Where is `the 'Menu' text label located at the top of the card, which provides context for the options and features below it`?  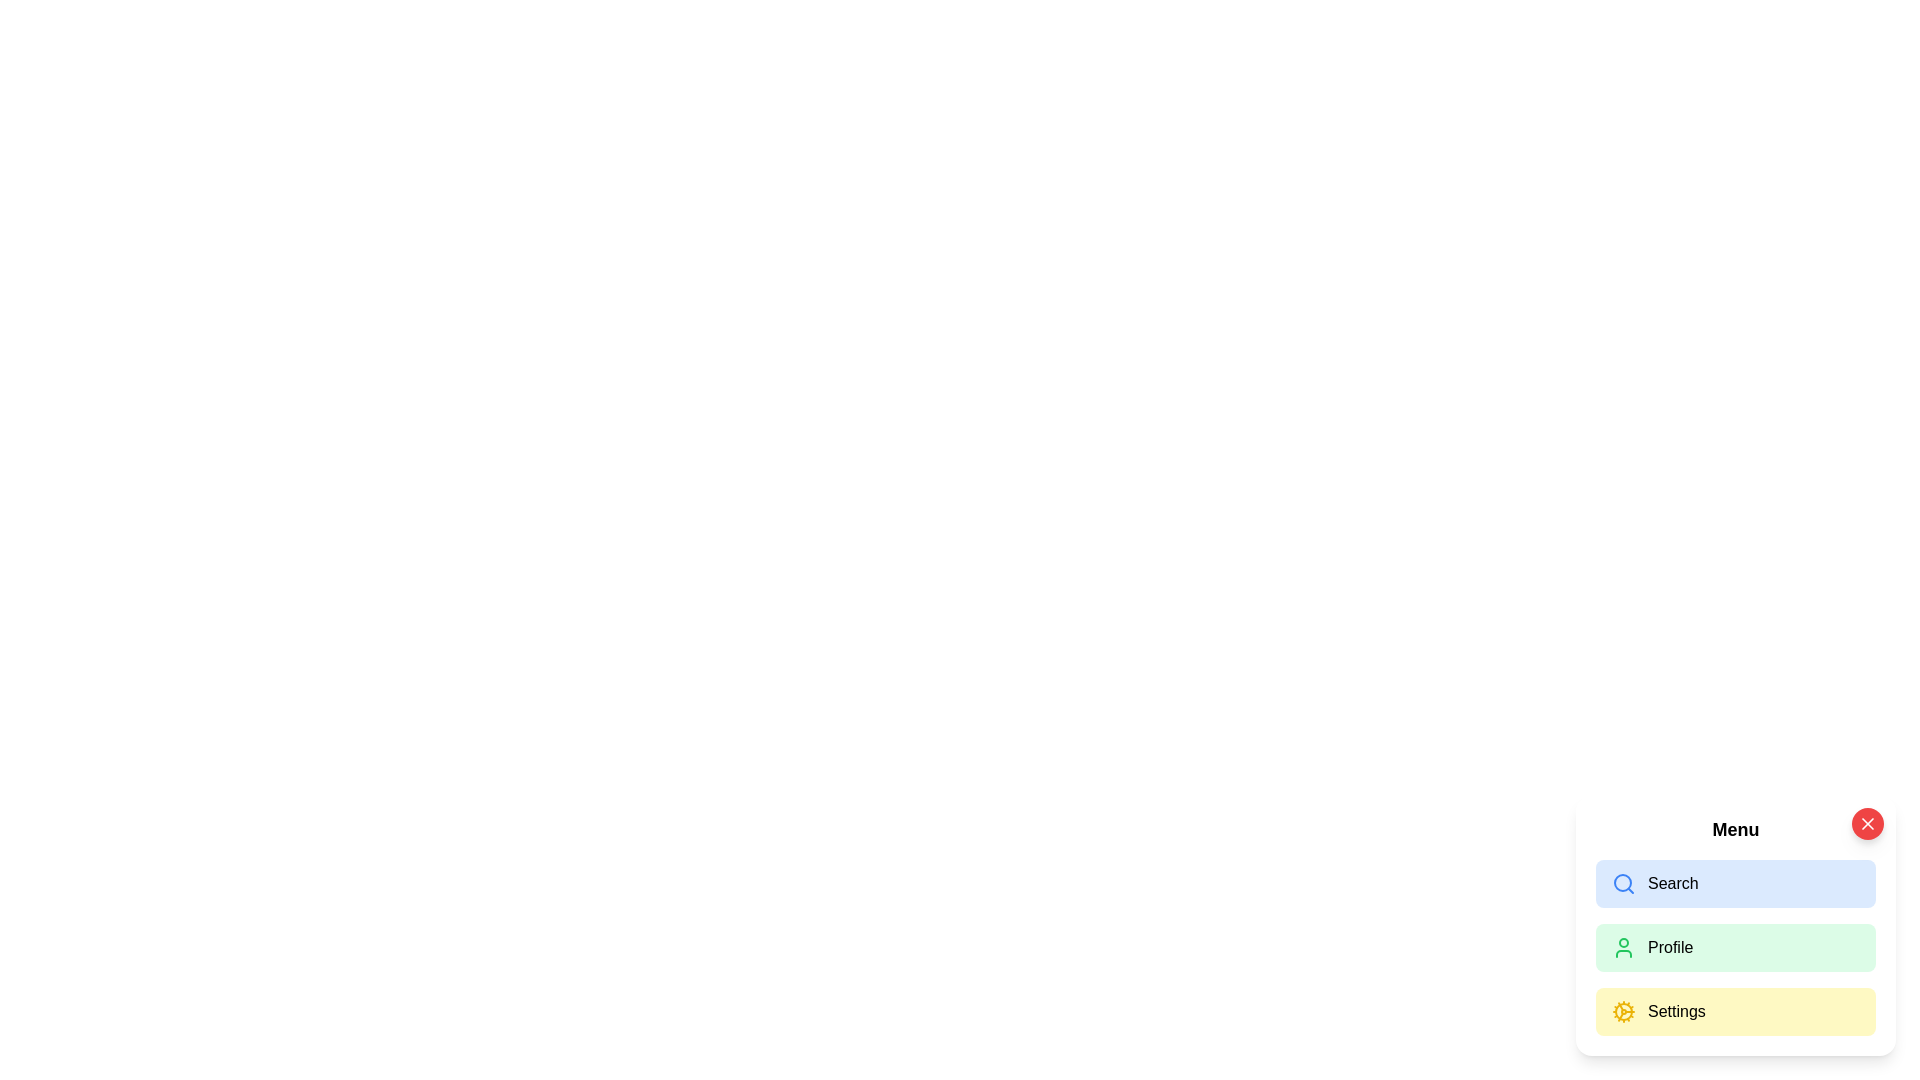
the 'Menu' text label located at the top of the card, which provides context for the options and features below it is located at coordinates (1735, 829).